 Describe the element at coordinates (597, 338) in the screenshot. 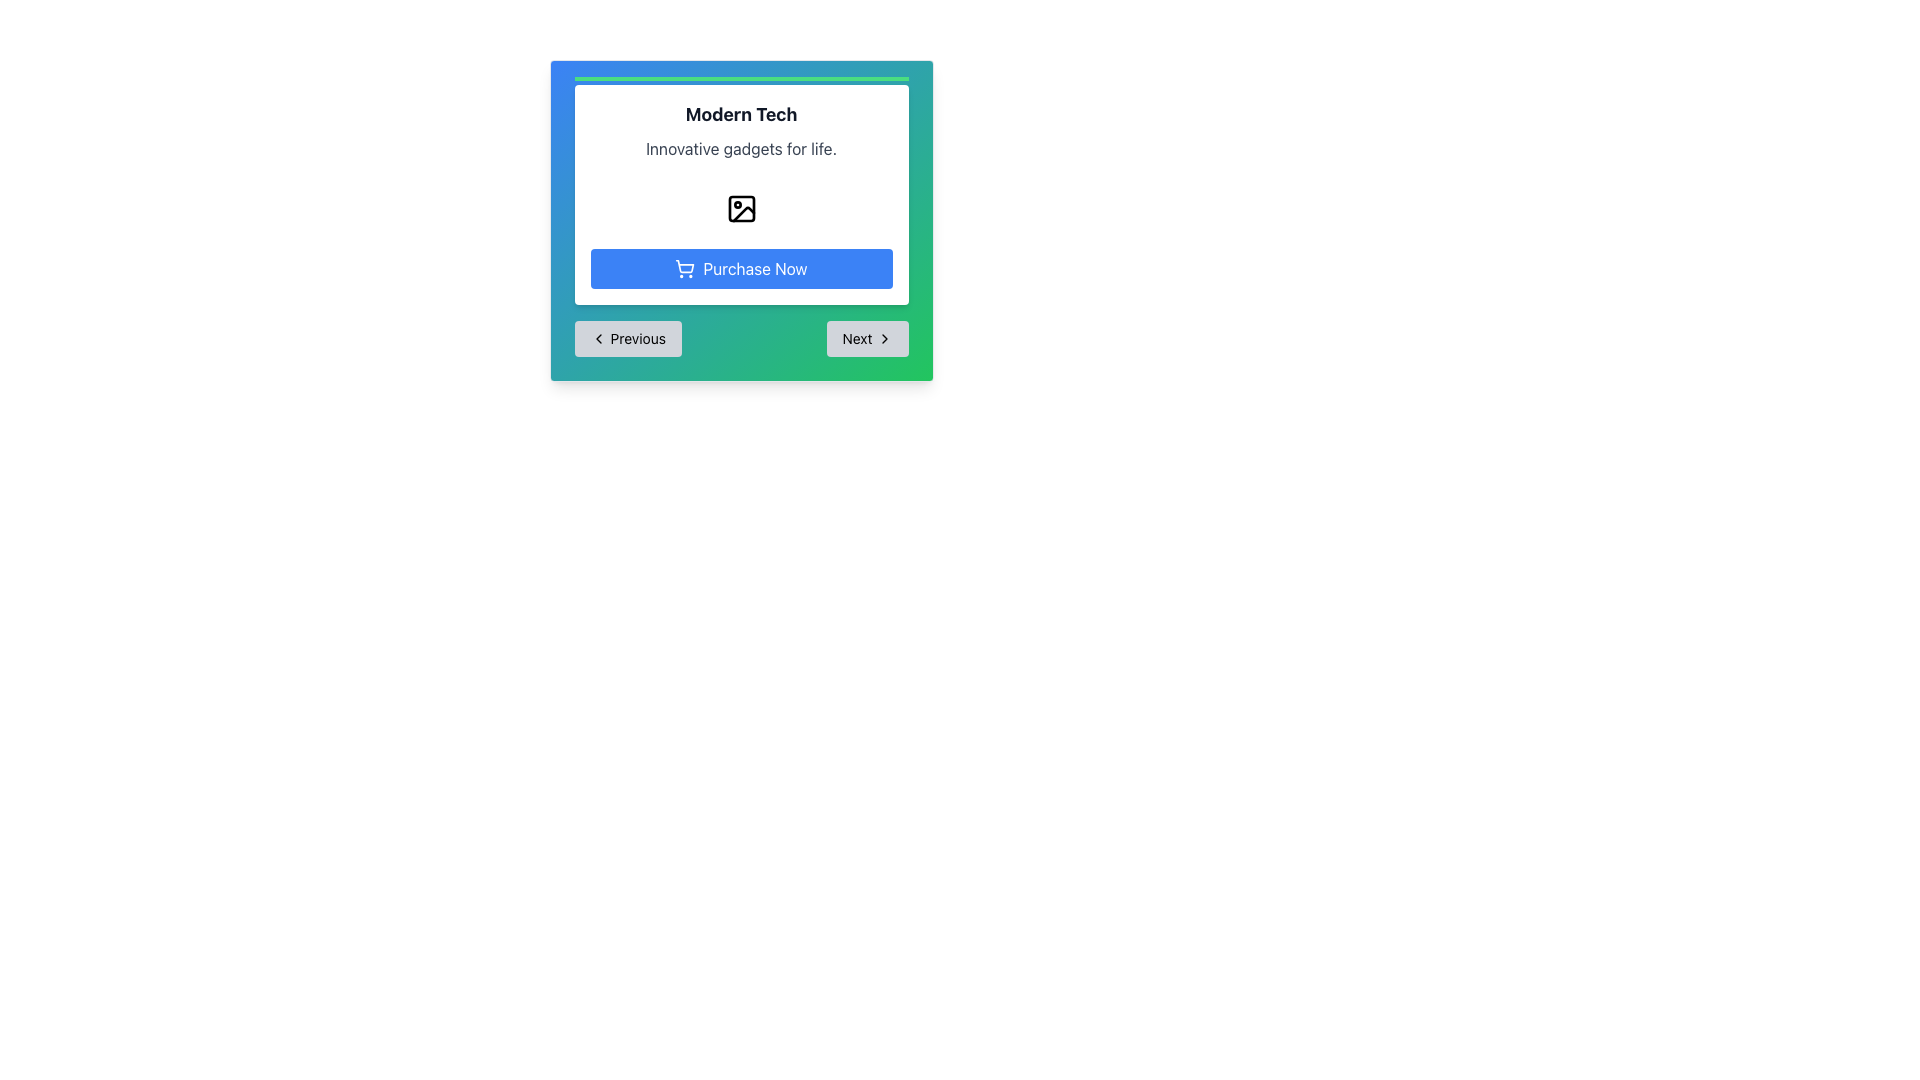

I see `the leftward-pointing arrow icon within the 'Previous' button` at that location.